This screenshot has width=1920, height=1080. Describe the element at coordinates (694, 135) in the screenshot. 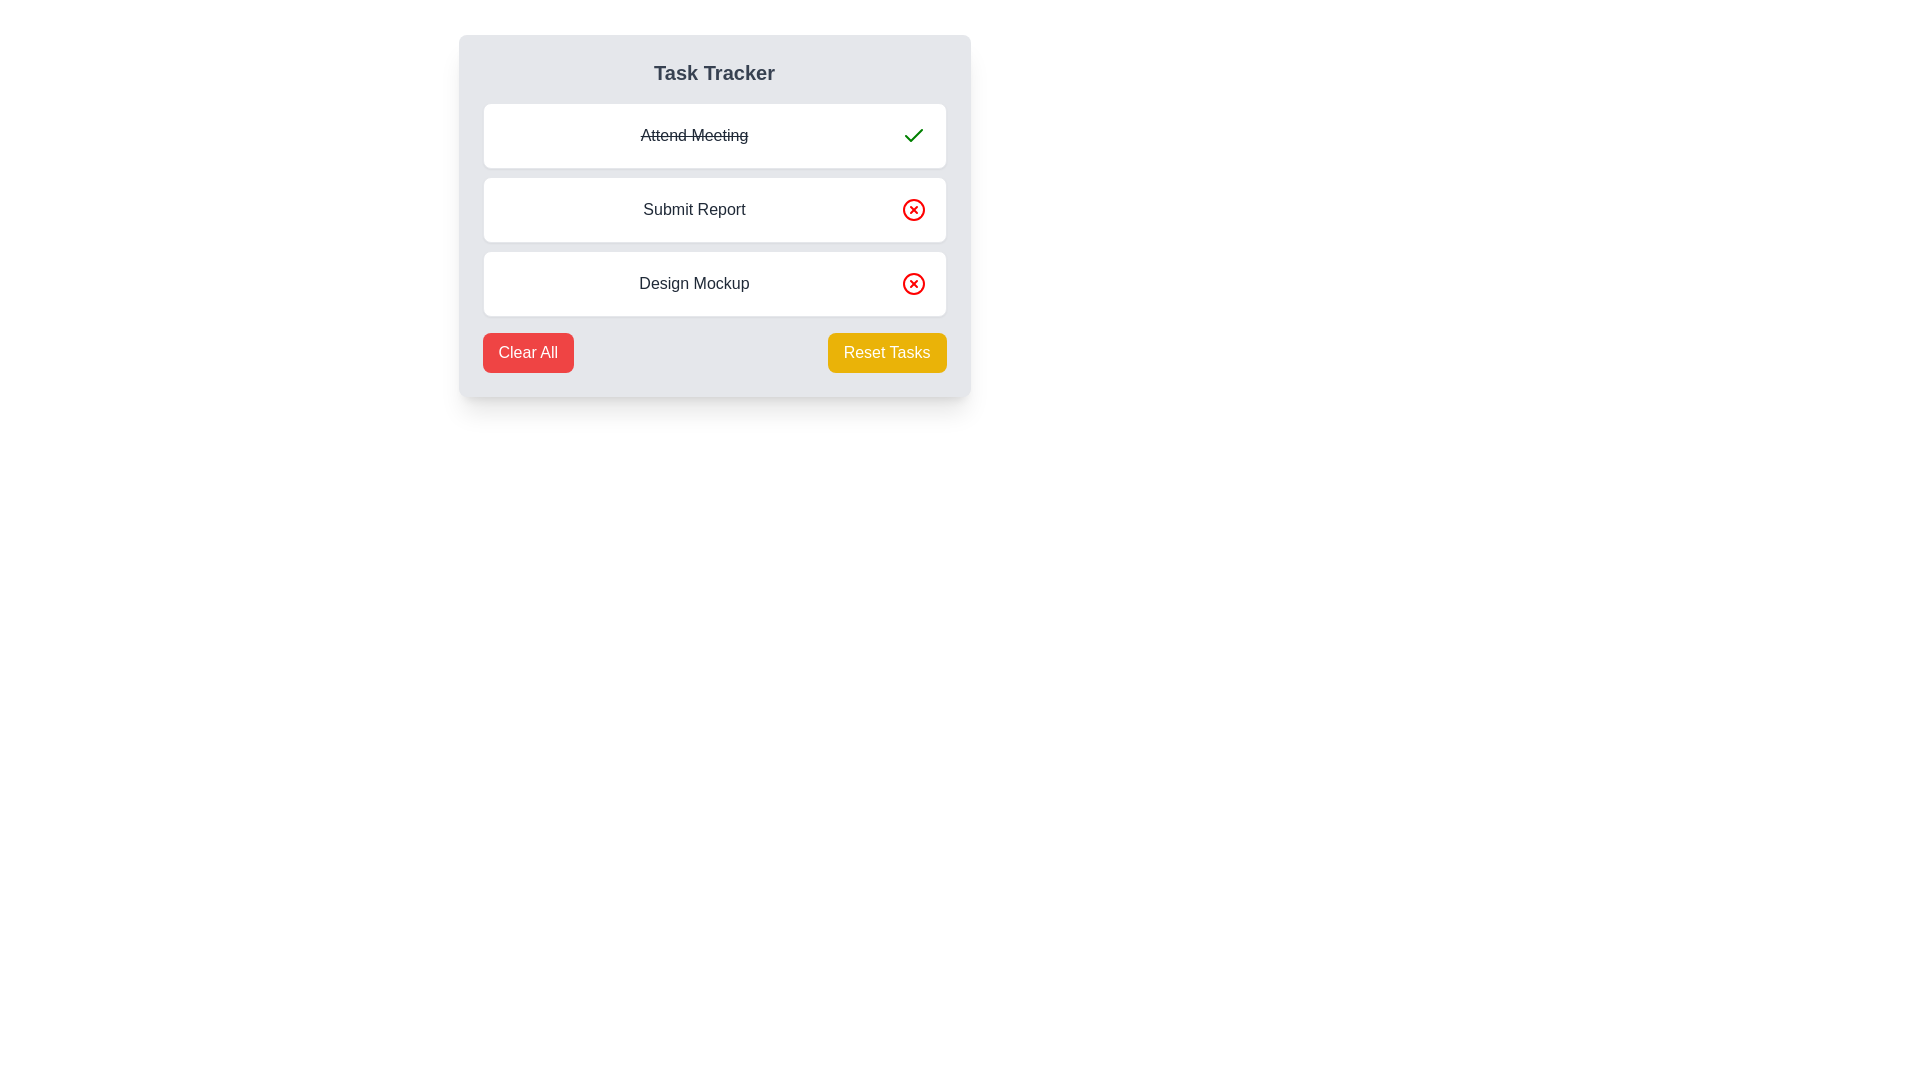

I see `the 'Attend Meeting' text label, which indicates a completed task in a task tracking interface with a strikethrough style, located at the top of the vertical task list` at that location.